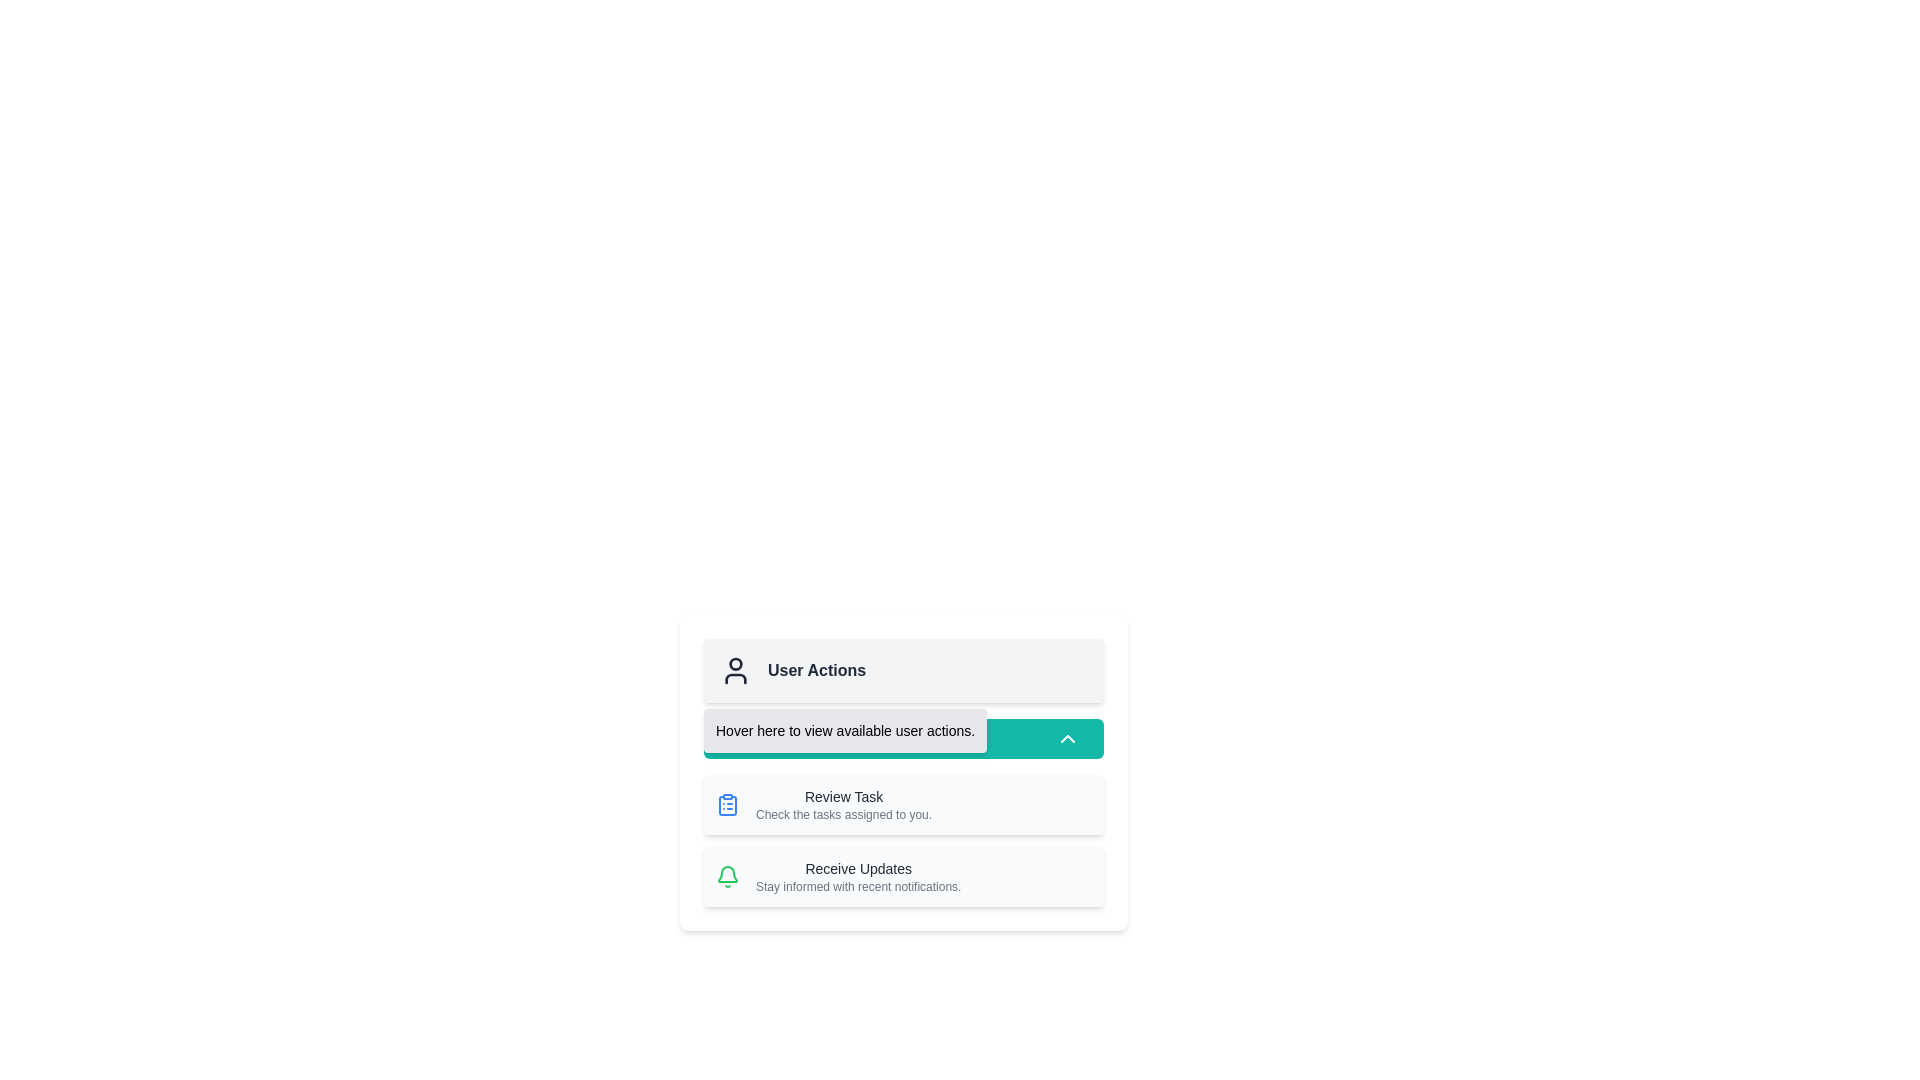  What do you see at coordinates (858, 875) in the screenshot?
I see `the Text Element (Title and Description) located at the bottom of the 'User Actions' section, directly below the 'Review Task' option, aligned to the left` at bounding box center [858, 875].